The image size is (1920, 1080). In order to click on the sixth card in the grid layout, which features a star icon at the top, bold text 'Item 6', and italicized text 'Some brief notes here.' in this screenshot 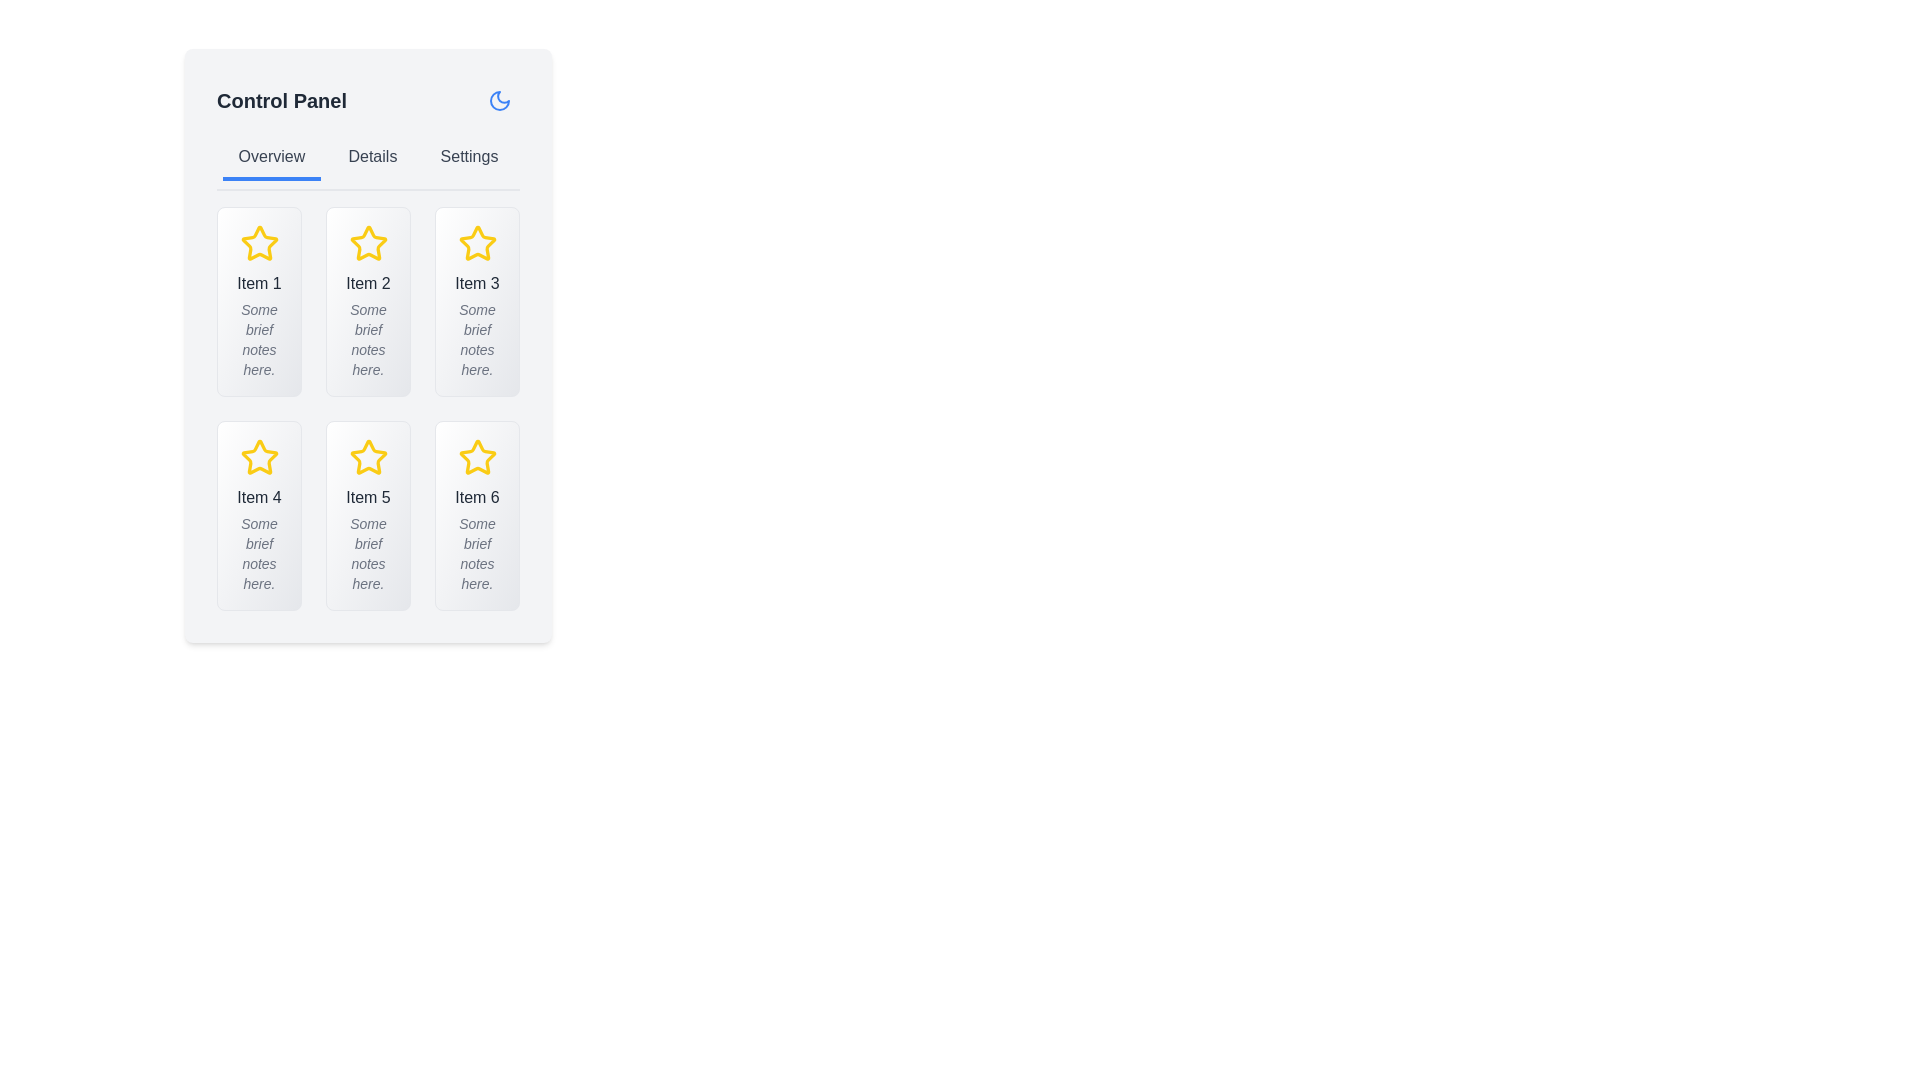, I will do `click(476, 515)`.